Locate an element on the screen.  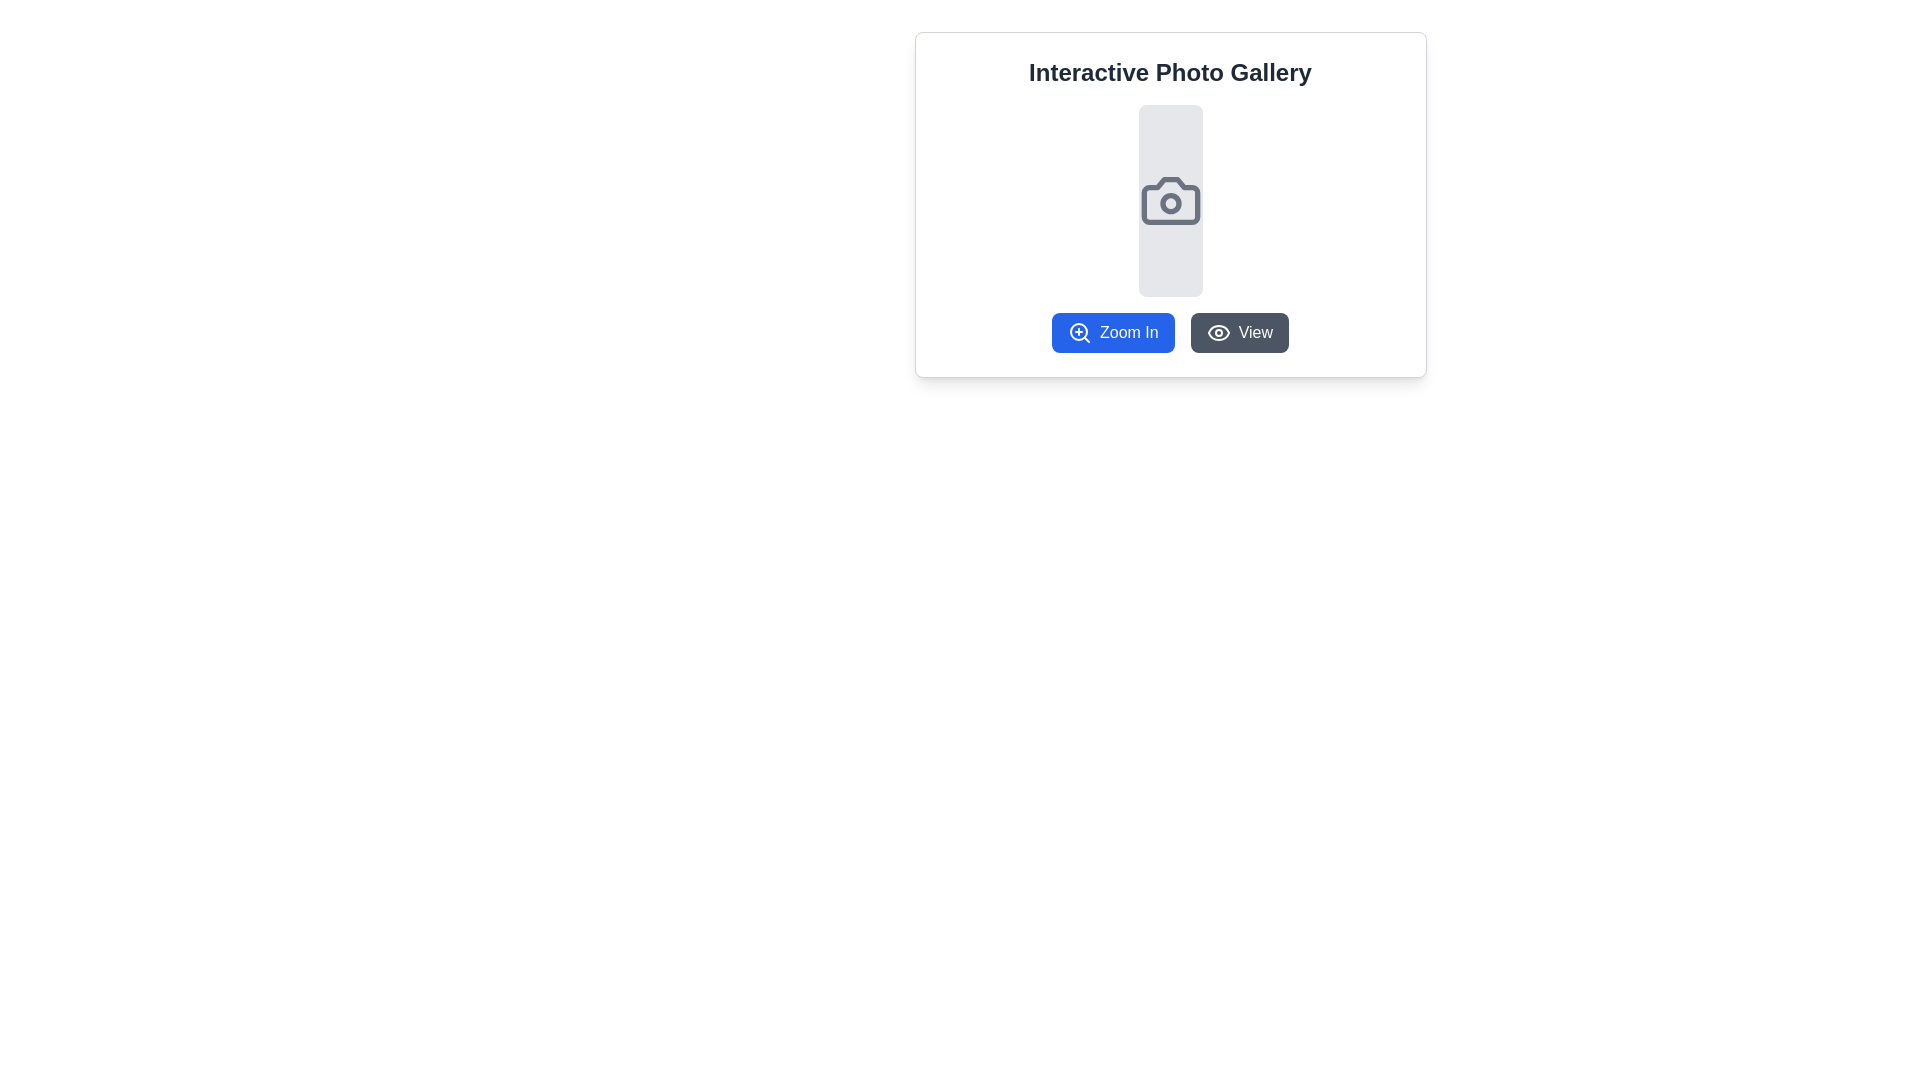
the camera icon graphic located in the Interactive Photo Gallery module, which serves as a decorative representation of a camera is located at coordinates (1170, 200).